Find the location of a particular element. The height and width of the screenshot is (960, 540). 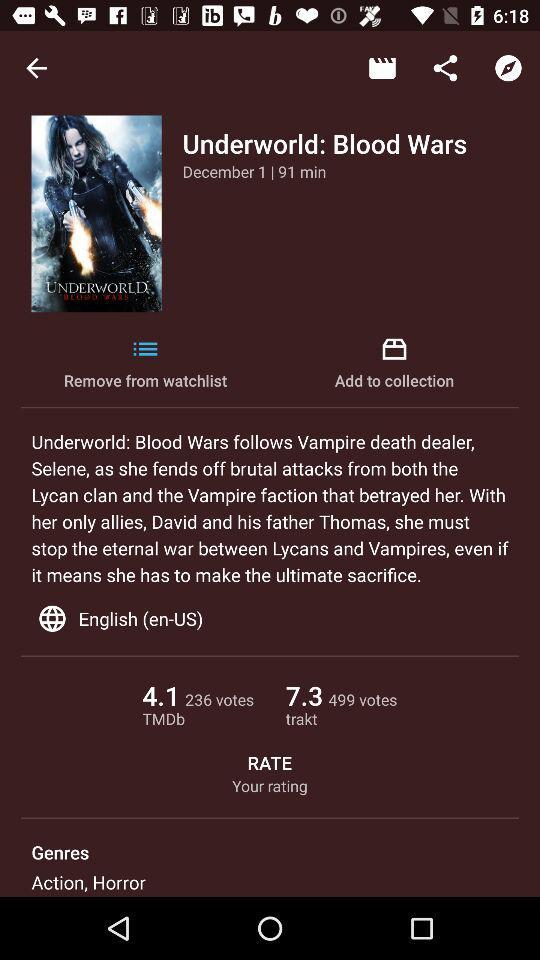

the icon above remove from watchlist is located at coordinates (254, 170).